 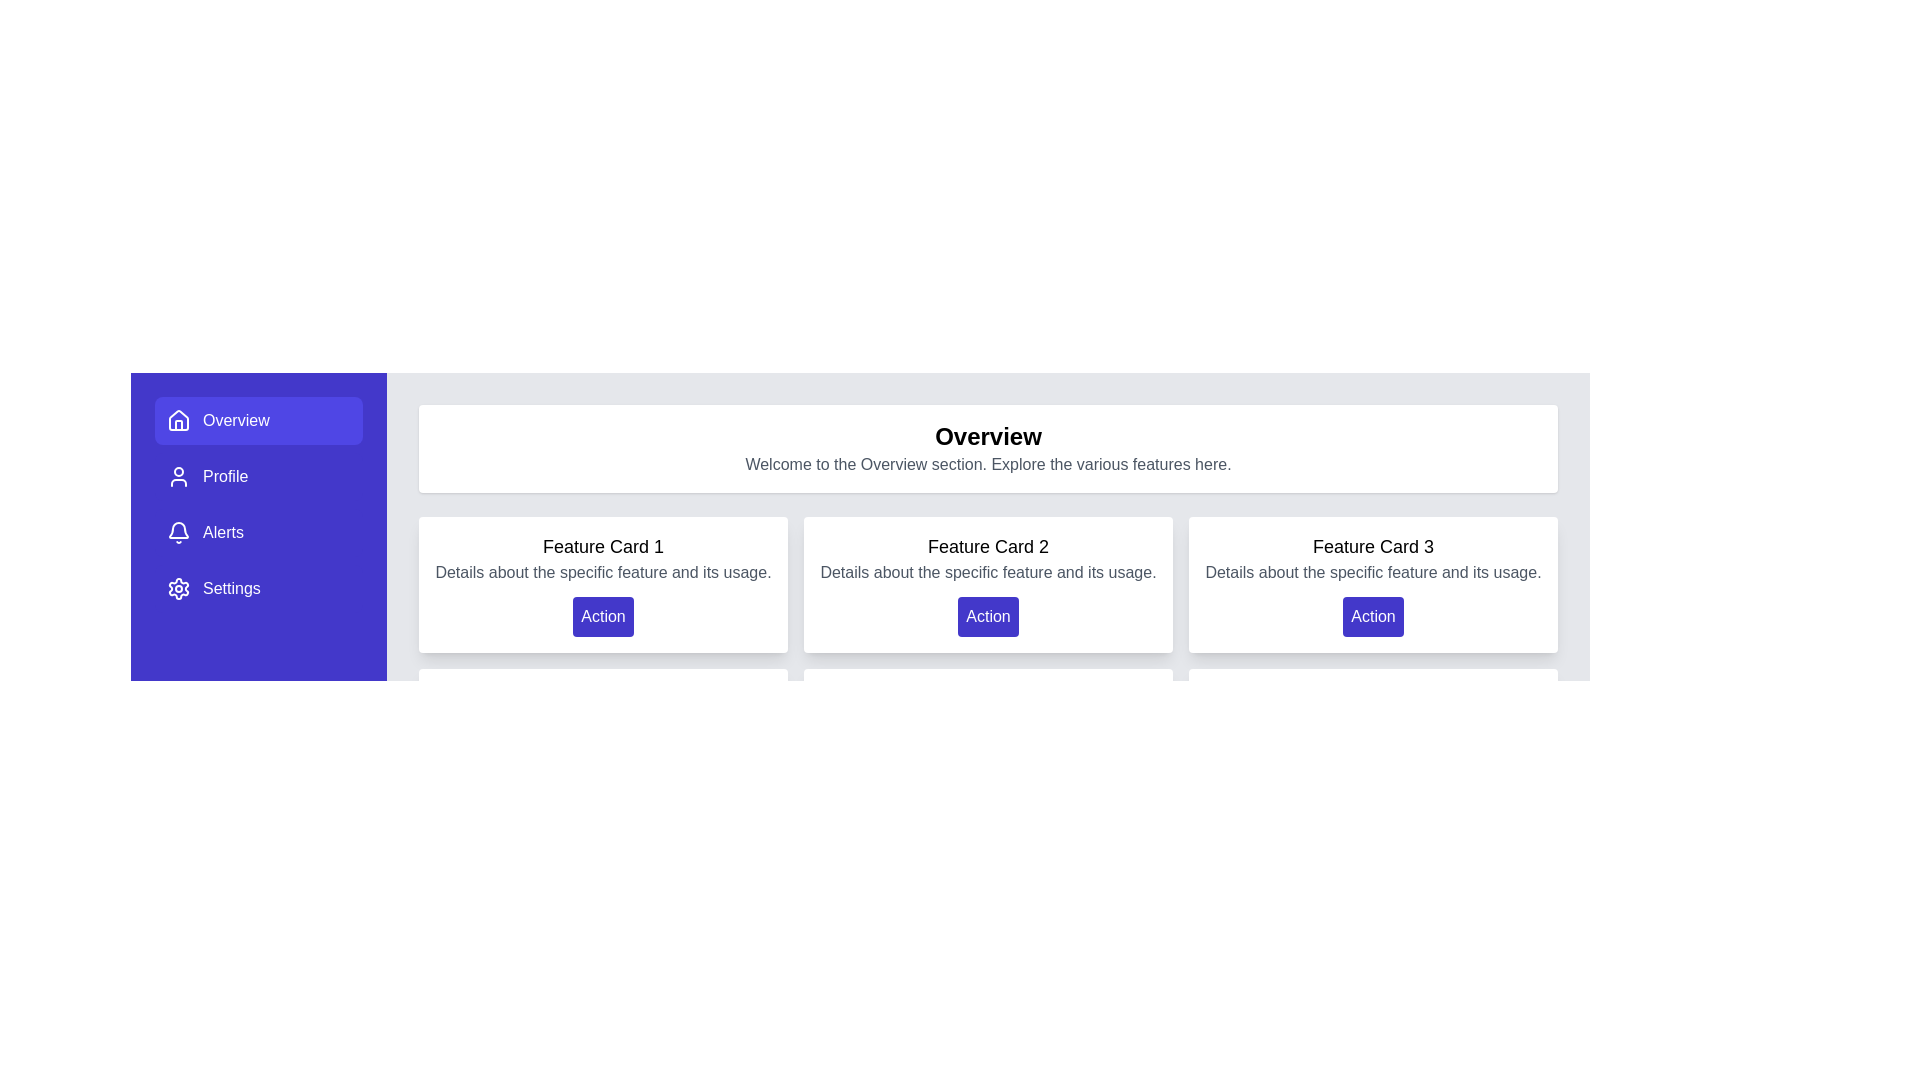 What do you see at coordinates (178, 588) in the screenshot?
I see `the 'Settings' icon located in the left sidebar navigation menu, which is positioned fourth among its siblings` at bounding box center [178, 588].